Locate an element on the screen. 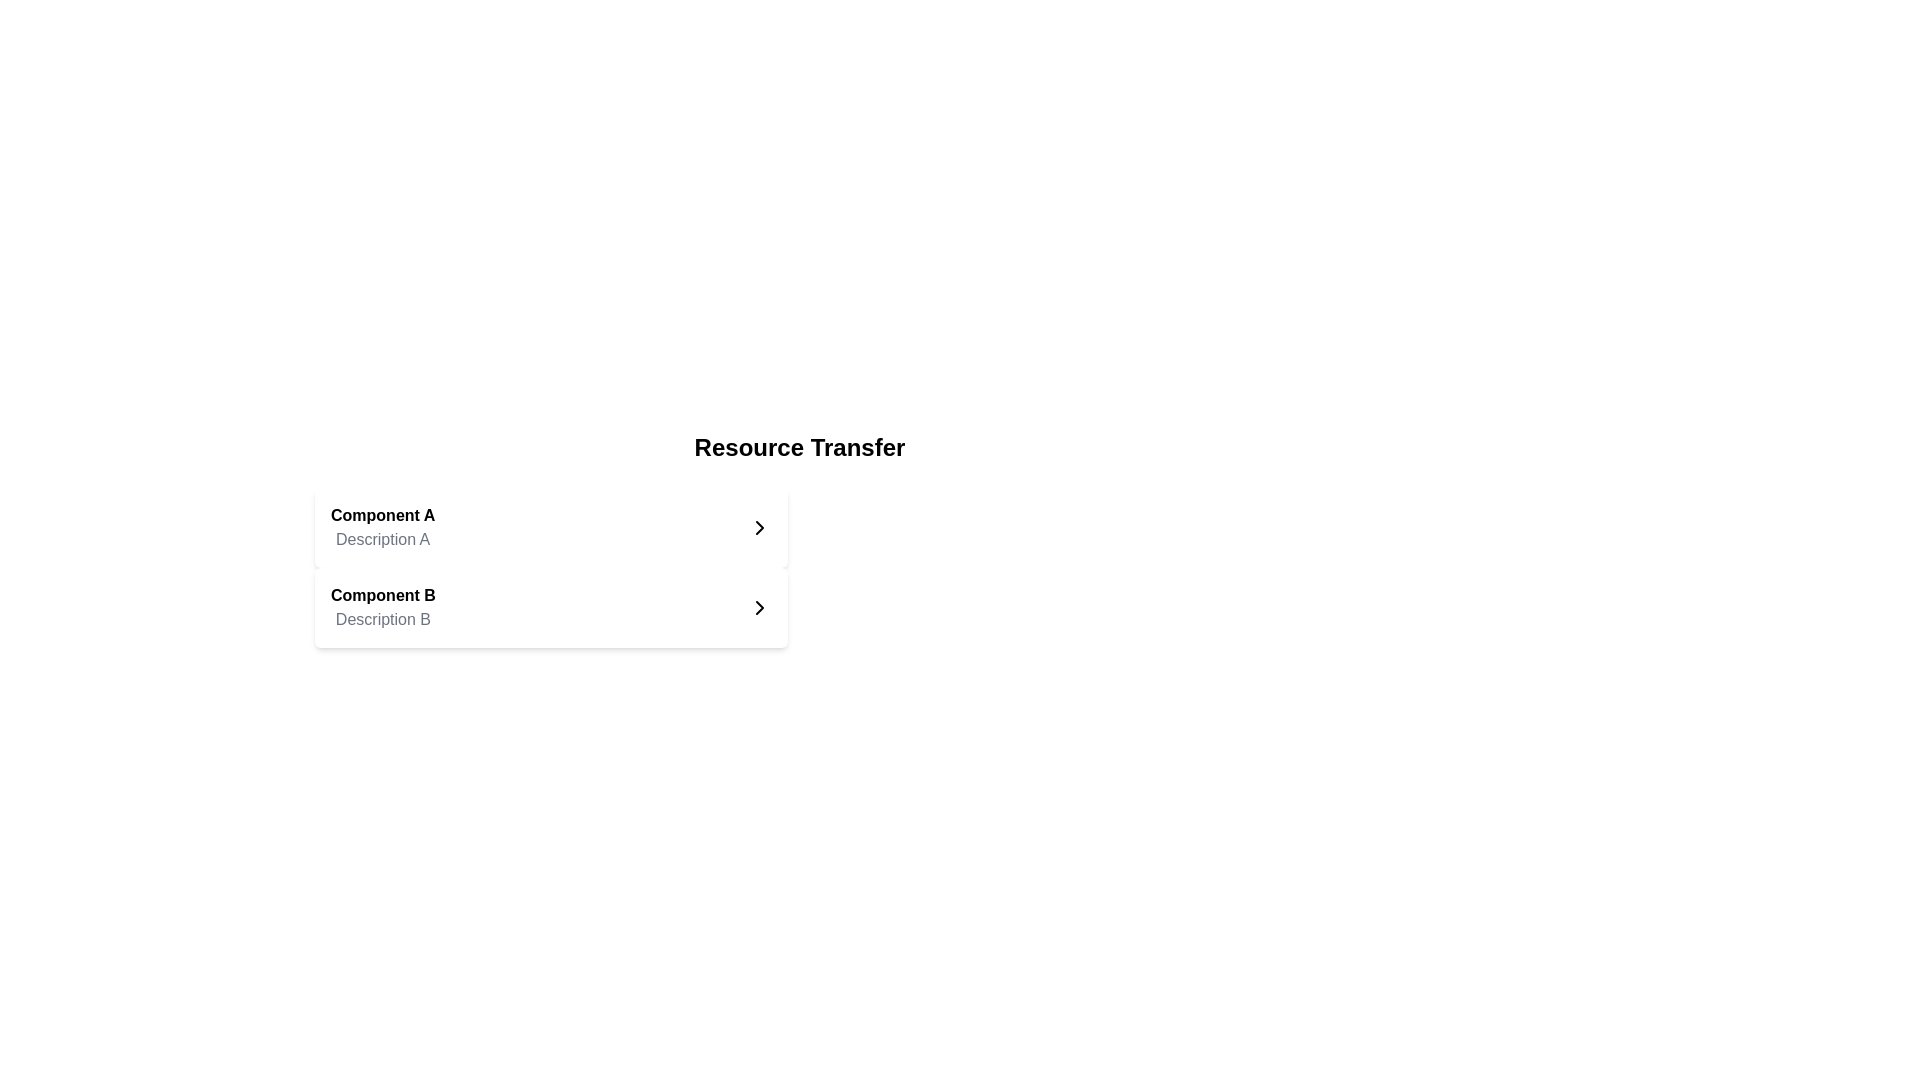 Image resolution: width=1920 pixels, height=1080 pixels. the right-pointing chevron arrow icon located to the right of the 'Component B' entry to initiate navigation or action is located at coordinates (758, 607).